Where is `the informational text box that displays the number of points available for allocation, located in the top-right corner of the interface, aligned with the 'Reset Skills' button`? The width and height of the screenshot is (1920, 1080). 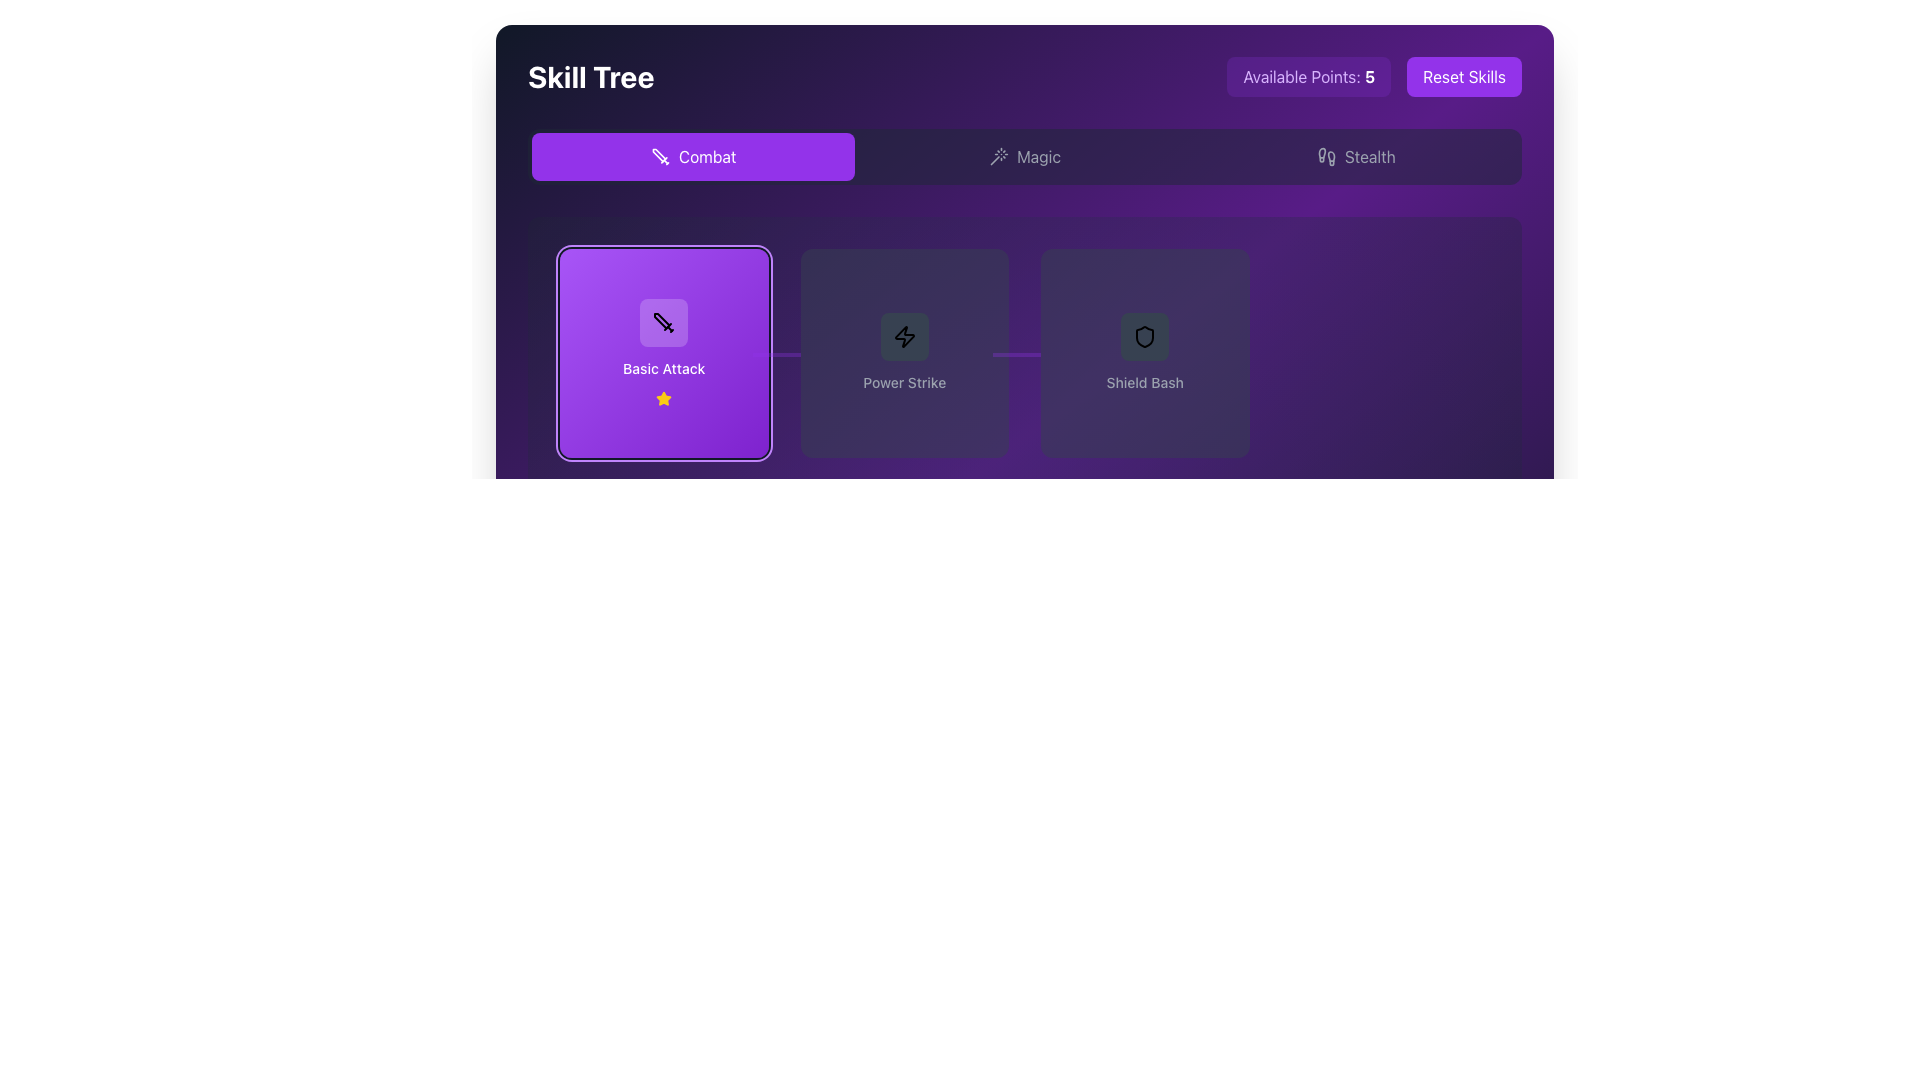 the informational text box that displays the number of points available for allocation, located in the top-right corner of the interface, aligned with the 'Reset Skills' button is located at coordinates (1309, 76).